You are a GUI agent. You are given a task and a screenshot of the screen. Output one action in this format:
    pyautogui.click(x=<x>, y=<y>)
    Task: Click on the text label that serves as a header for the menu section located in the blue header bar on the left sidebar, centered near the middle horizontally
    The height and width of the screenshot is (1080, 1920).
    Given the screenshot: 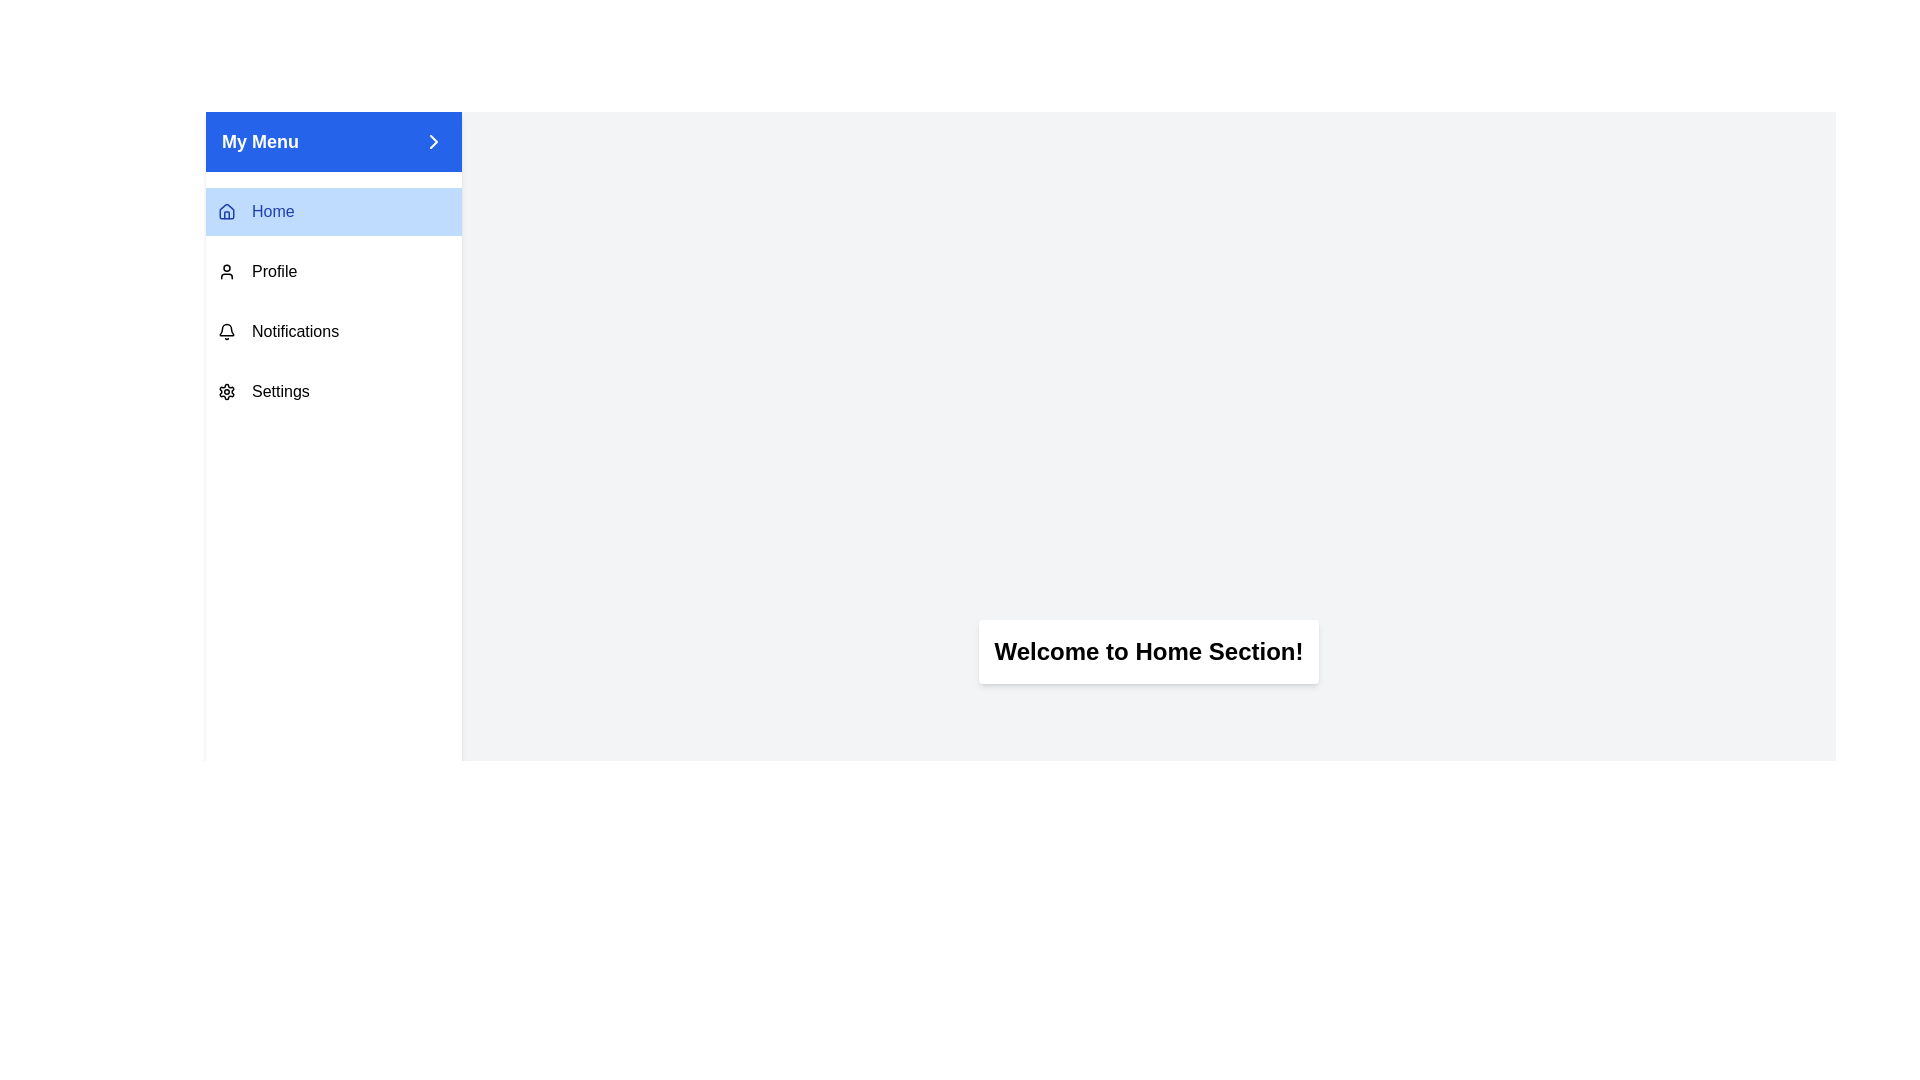 What is the action you would take?
    pyautogui.click(x=259, y=141)
    